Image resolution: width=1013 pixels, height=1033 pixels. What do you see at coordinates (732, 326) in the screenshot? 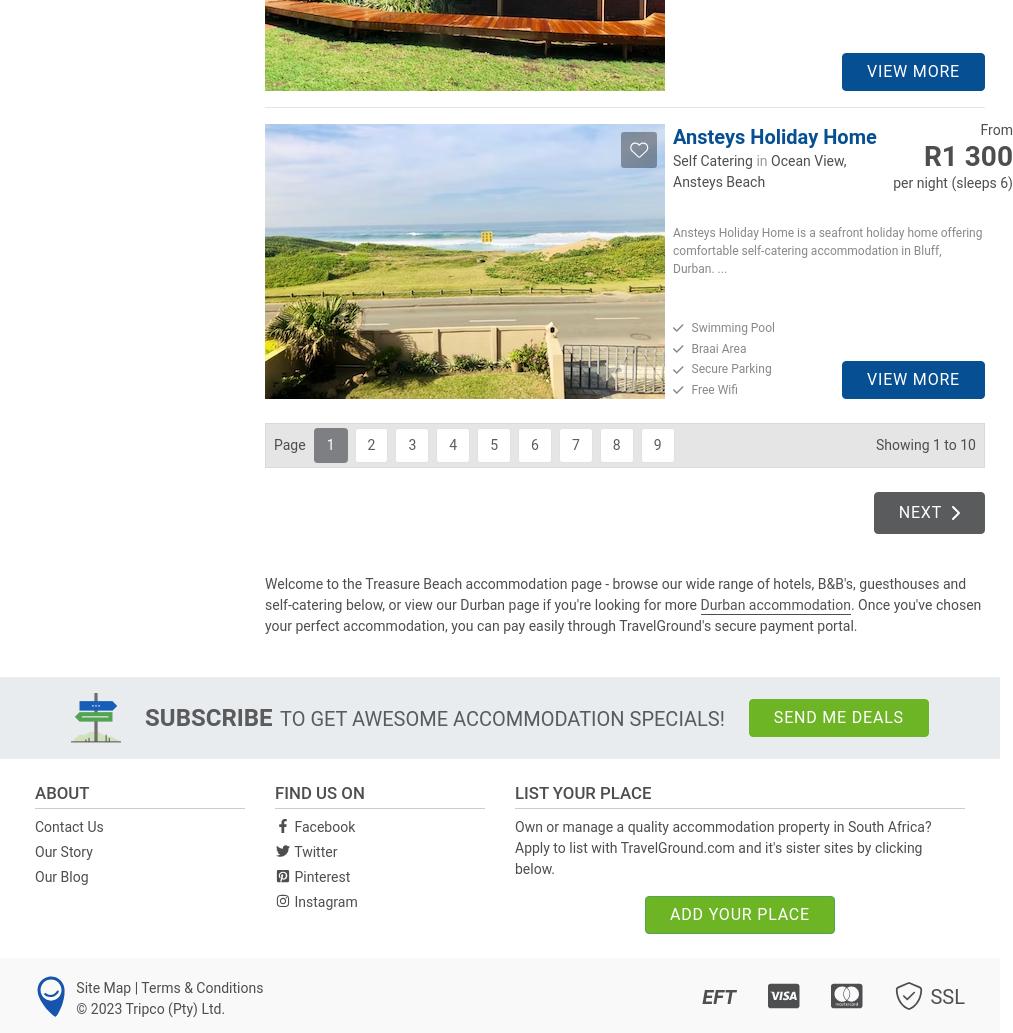
I see `'Swimming Pool'` at bounding box center [732, 326].